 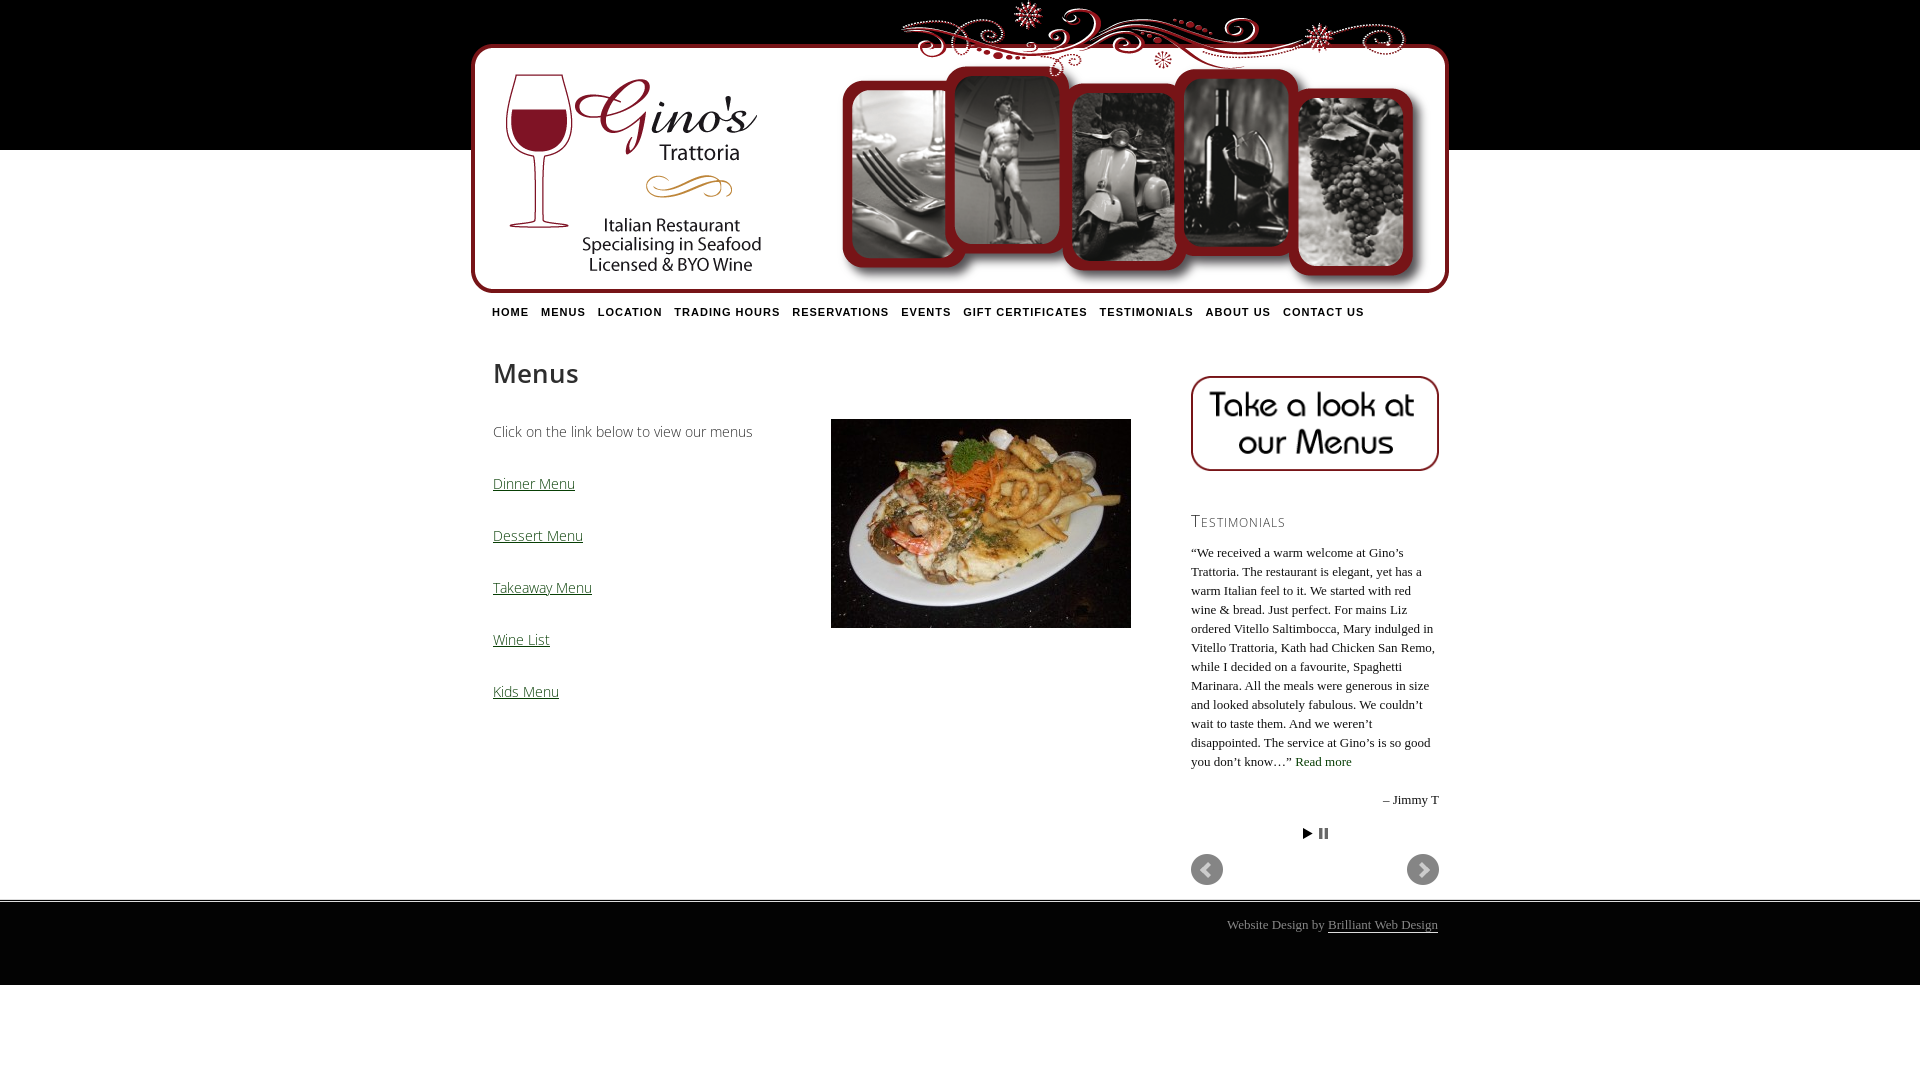 I want to click on 'ABOUT US', so click(x=1236, y=312).